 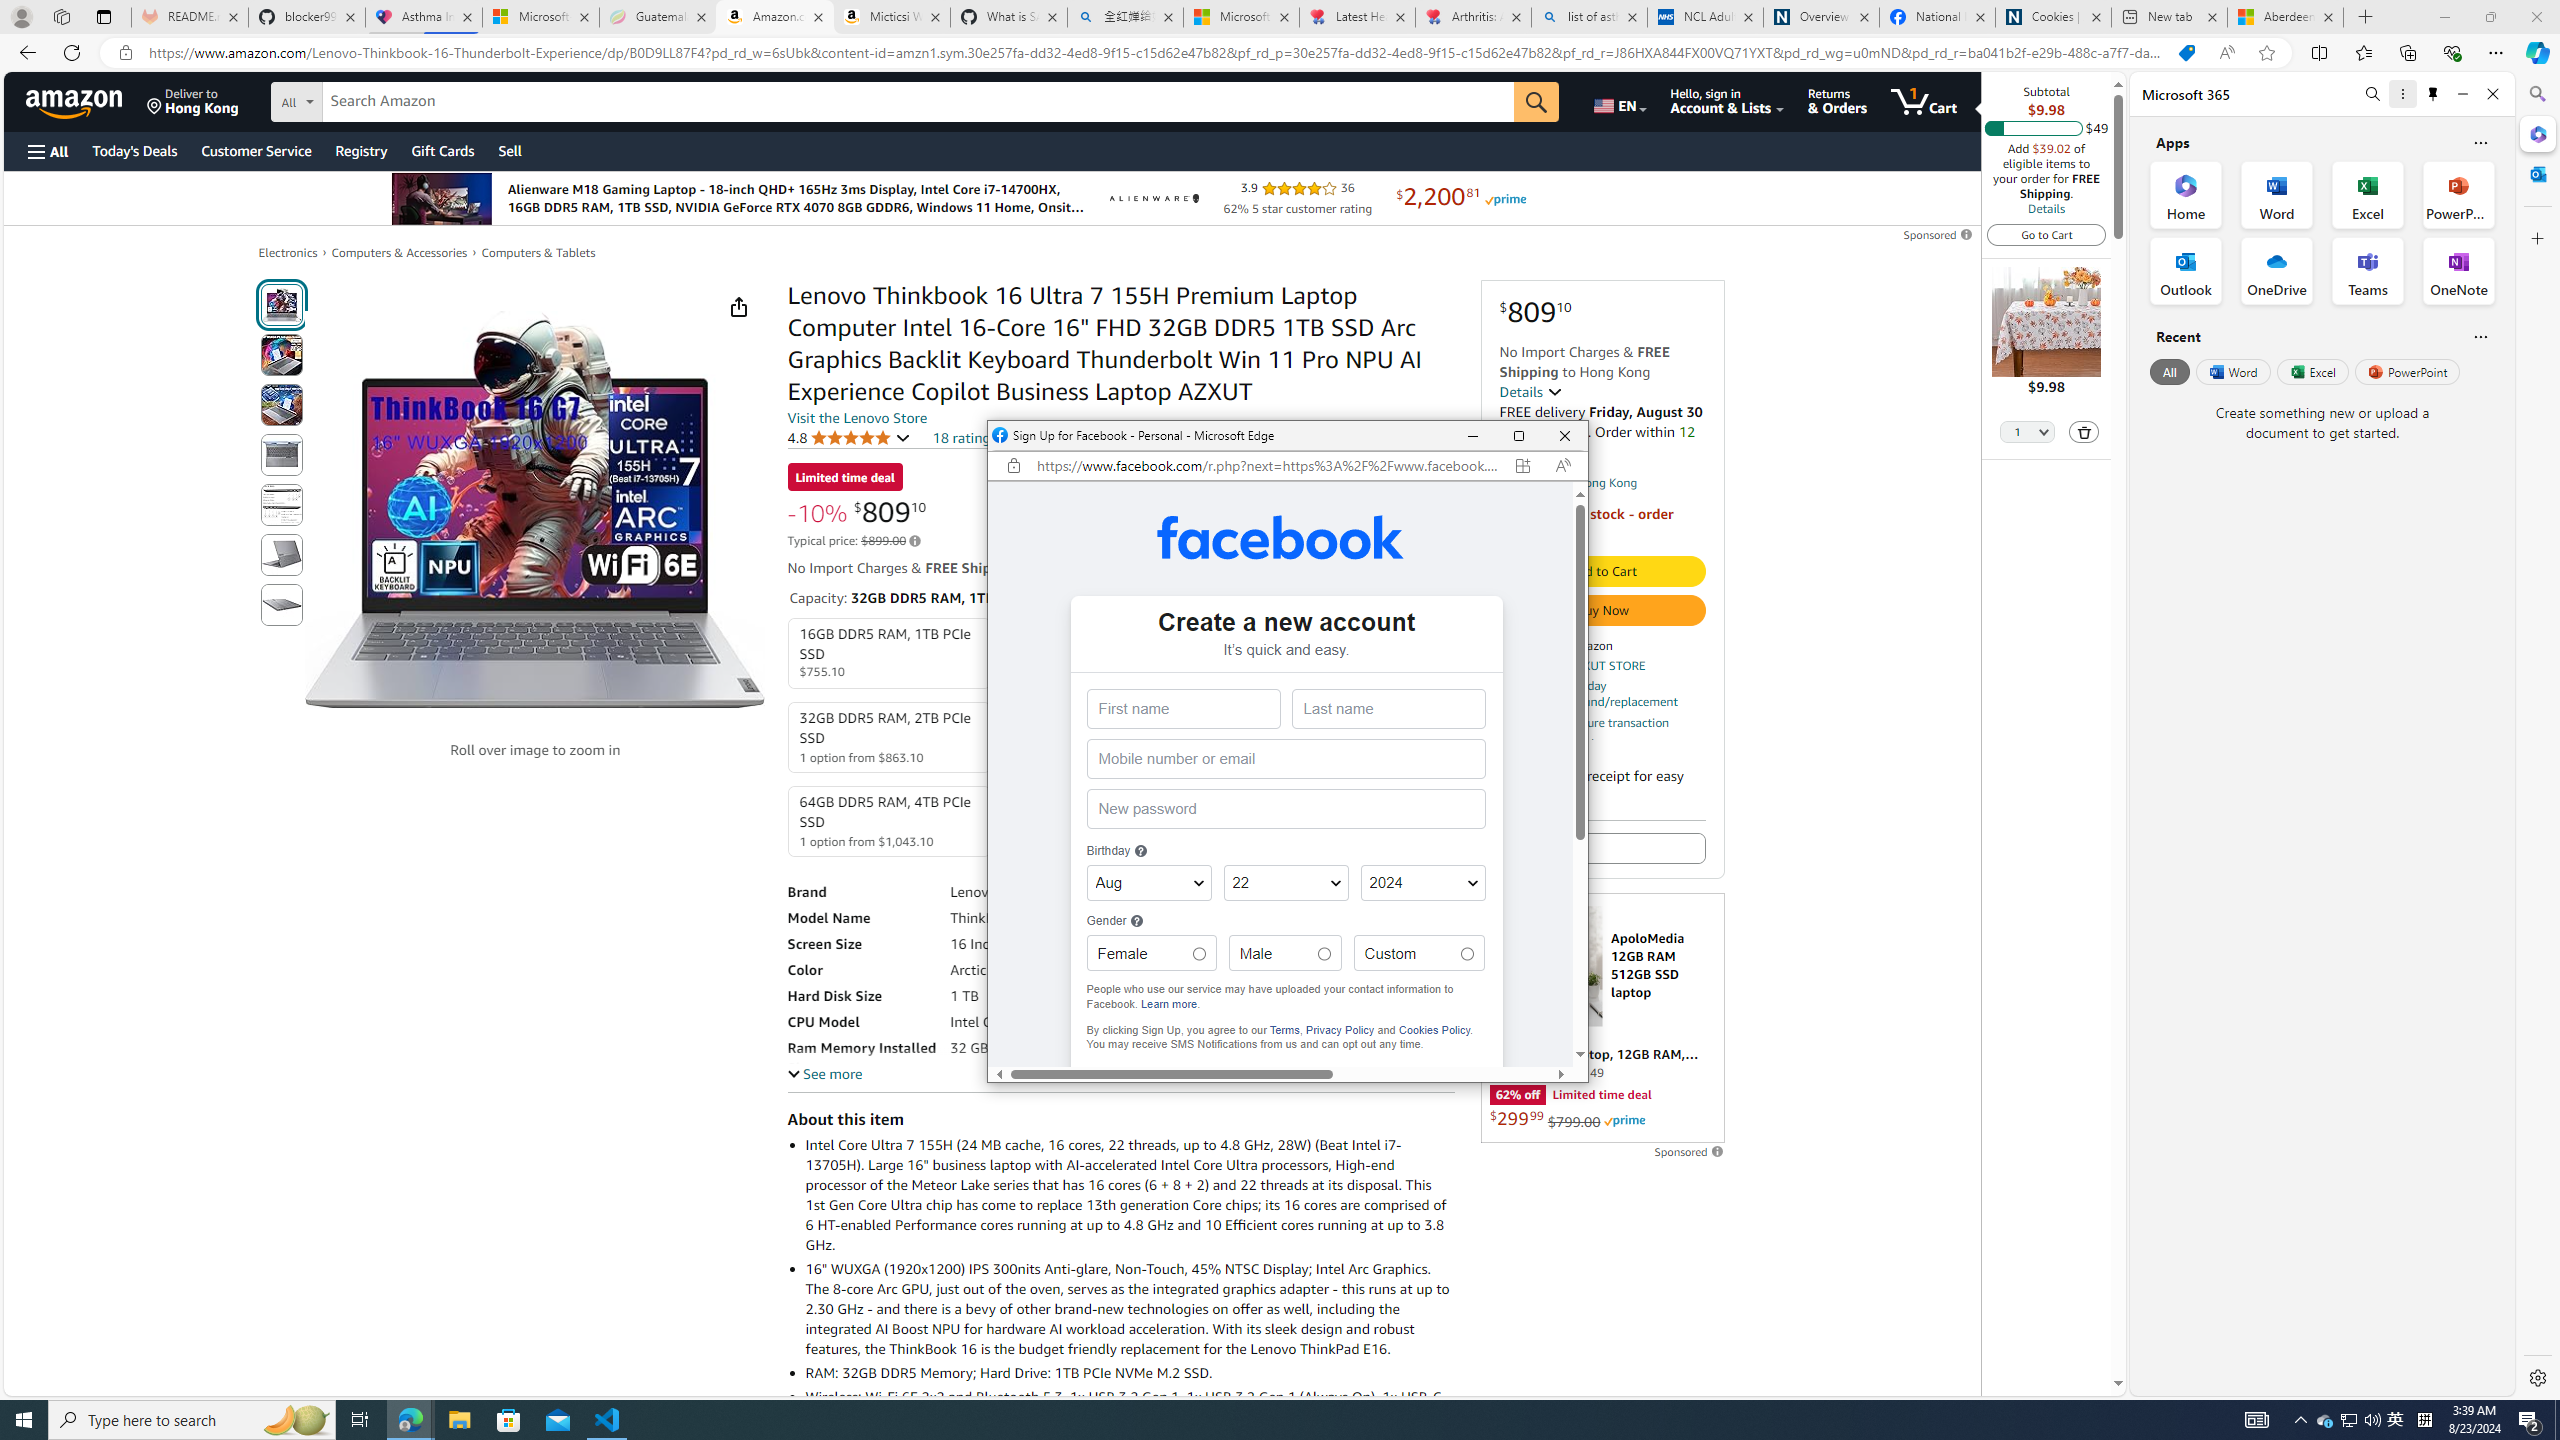 I want to click on 'PowerPoint Office App', so click(x=2458, y=195).